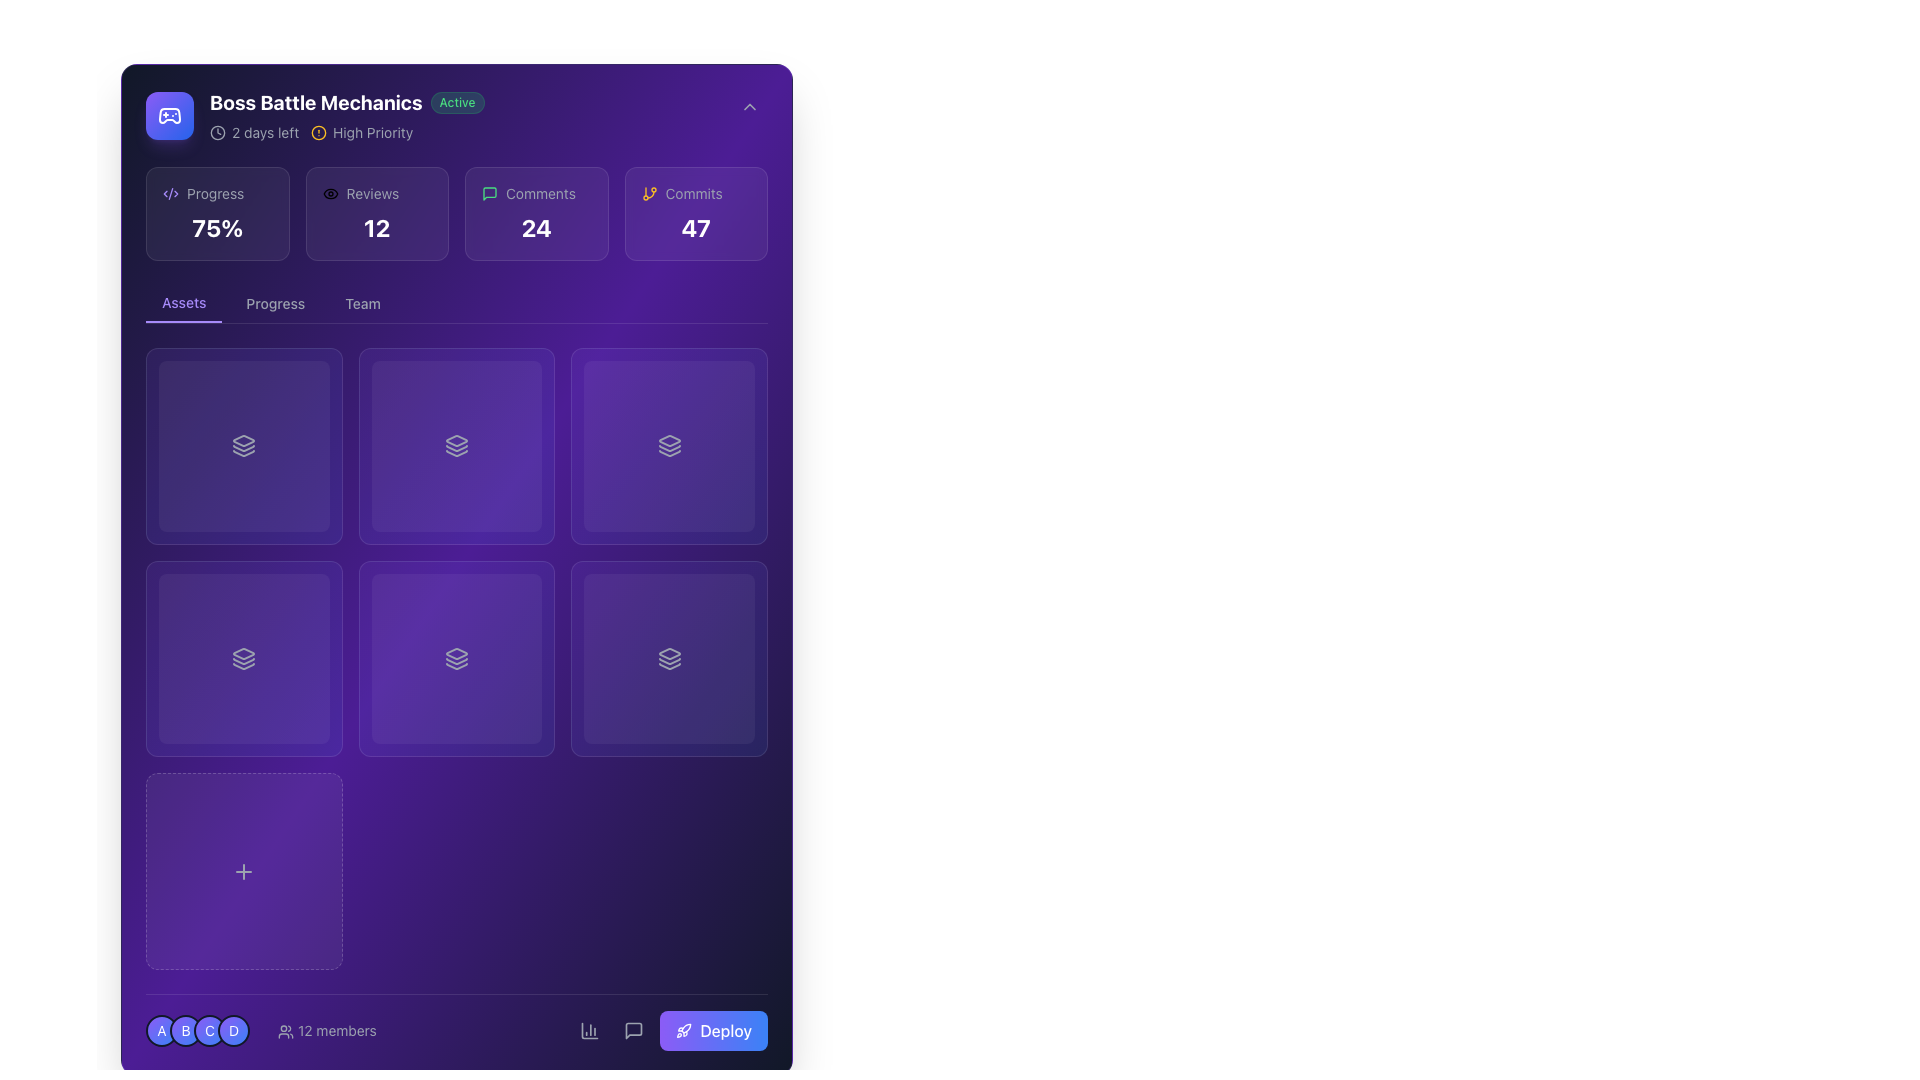 This screenshot has width=1920, height=1080. Describe the element at coordinates (669, 440) in the screenshot. I see `the topmost SVG vector graphic element located in the middle-right slot of a 3x3 grid layout, which has a sharp geometric design` at that location.